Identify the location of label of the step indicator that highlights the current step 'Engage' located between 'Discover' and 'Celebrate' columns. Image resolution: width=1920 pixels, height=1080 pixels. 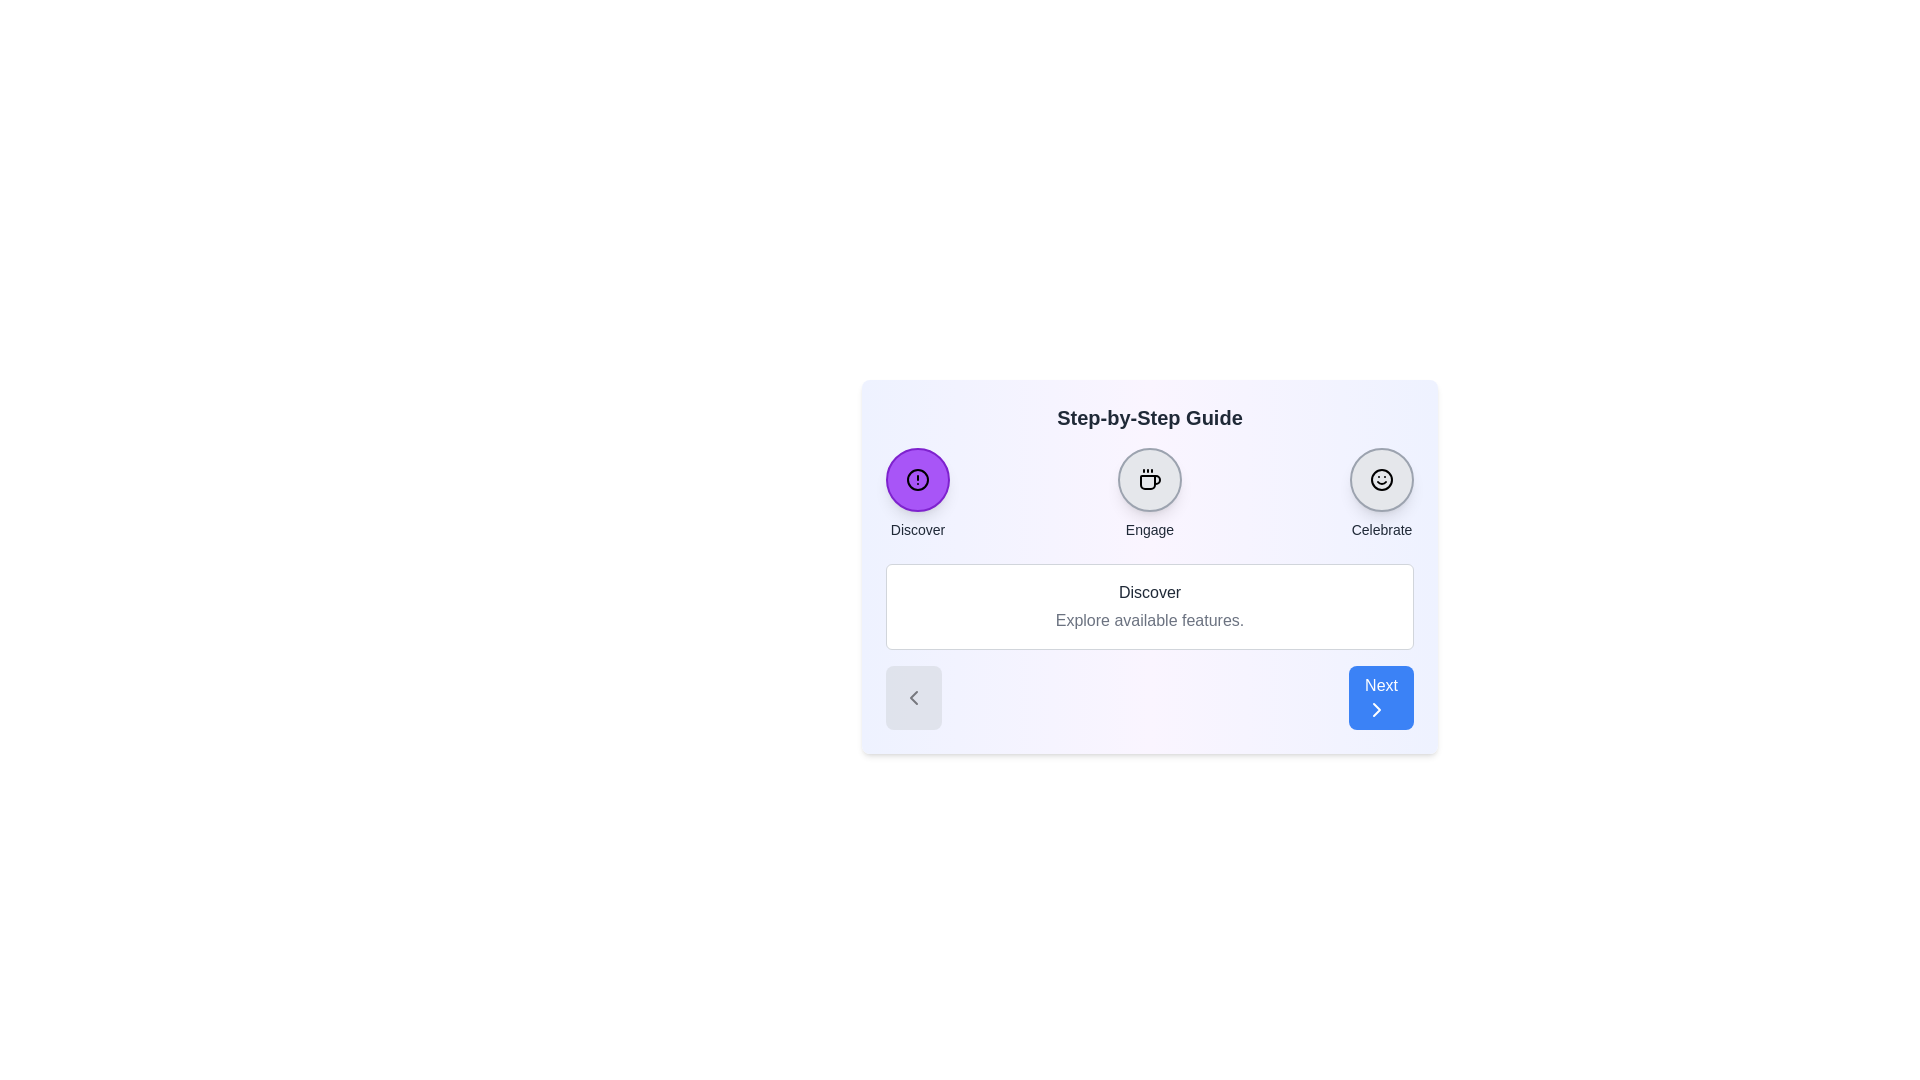
(1150, 493).